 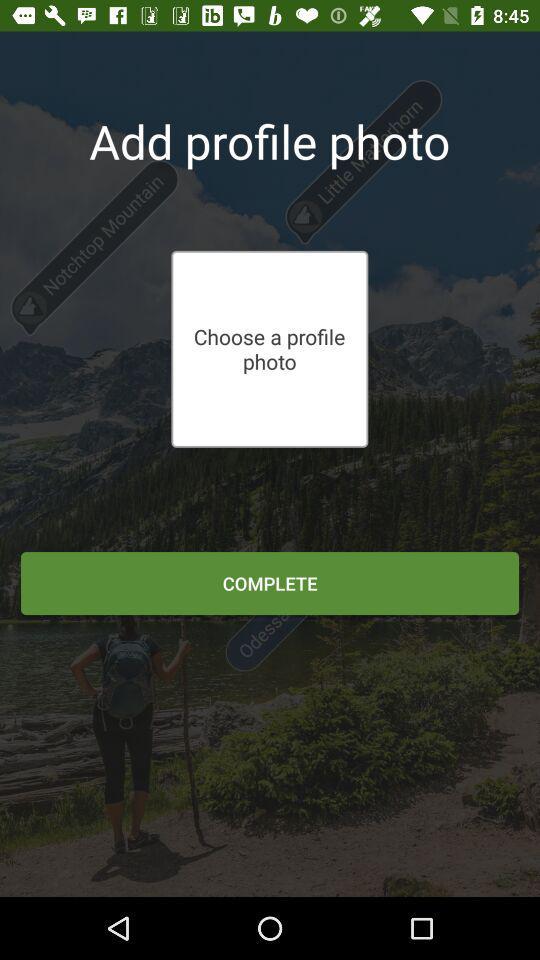 What do you see at coordinates (270, 583) in the screenshot?
I see `the complete icon` at bounding box center [270, 583].